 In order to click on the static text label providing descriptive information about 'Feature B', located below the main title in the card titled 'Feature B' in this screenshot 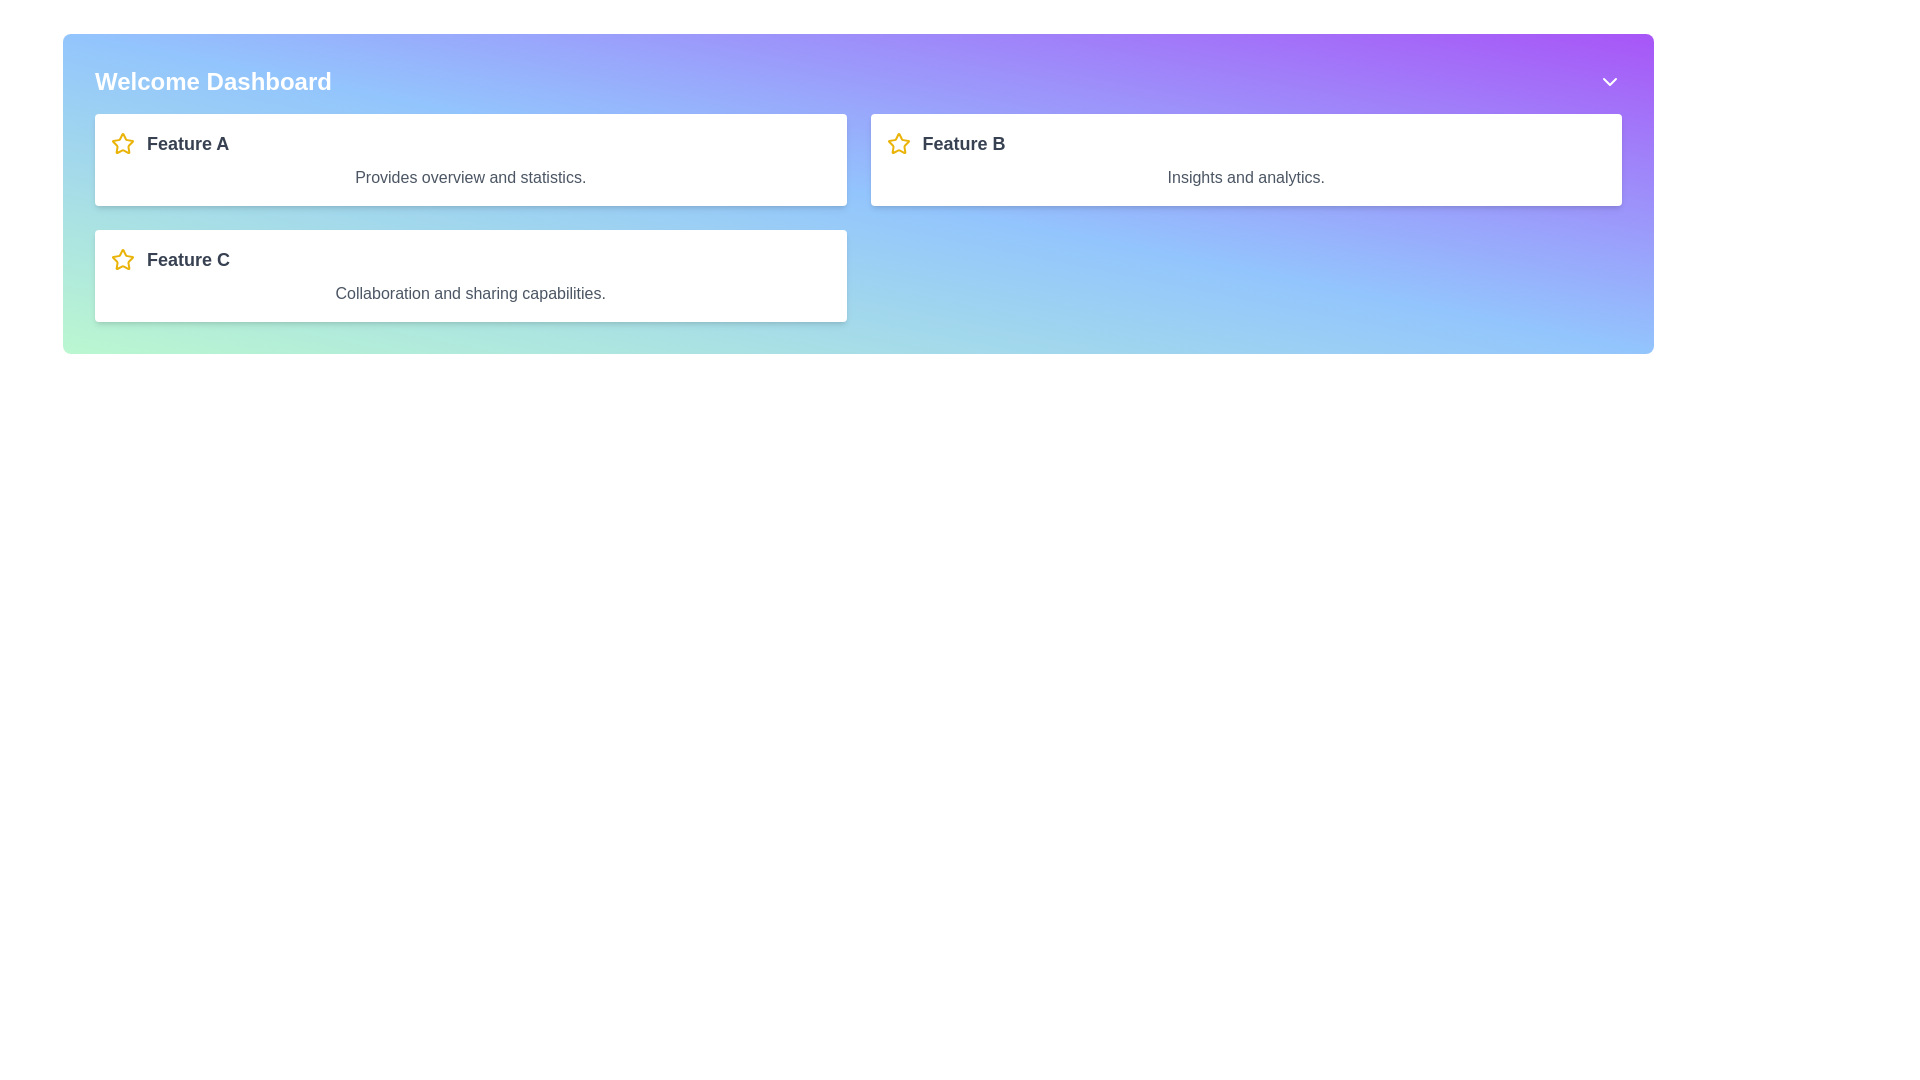, I will do `click(1245, 176)`.